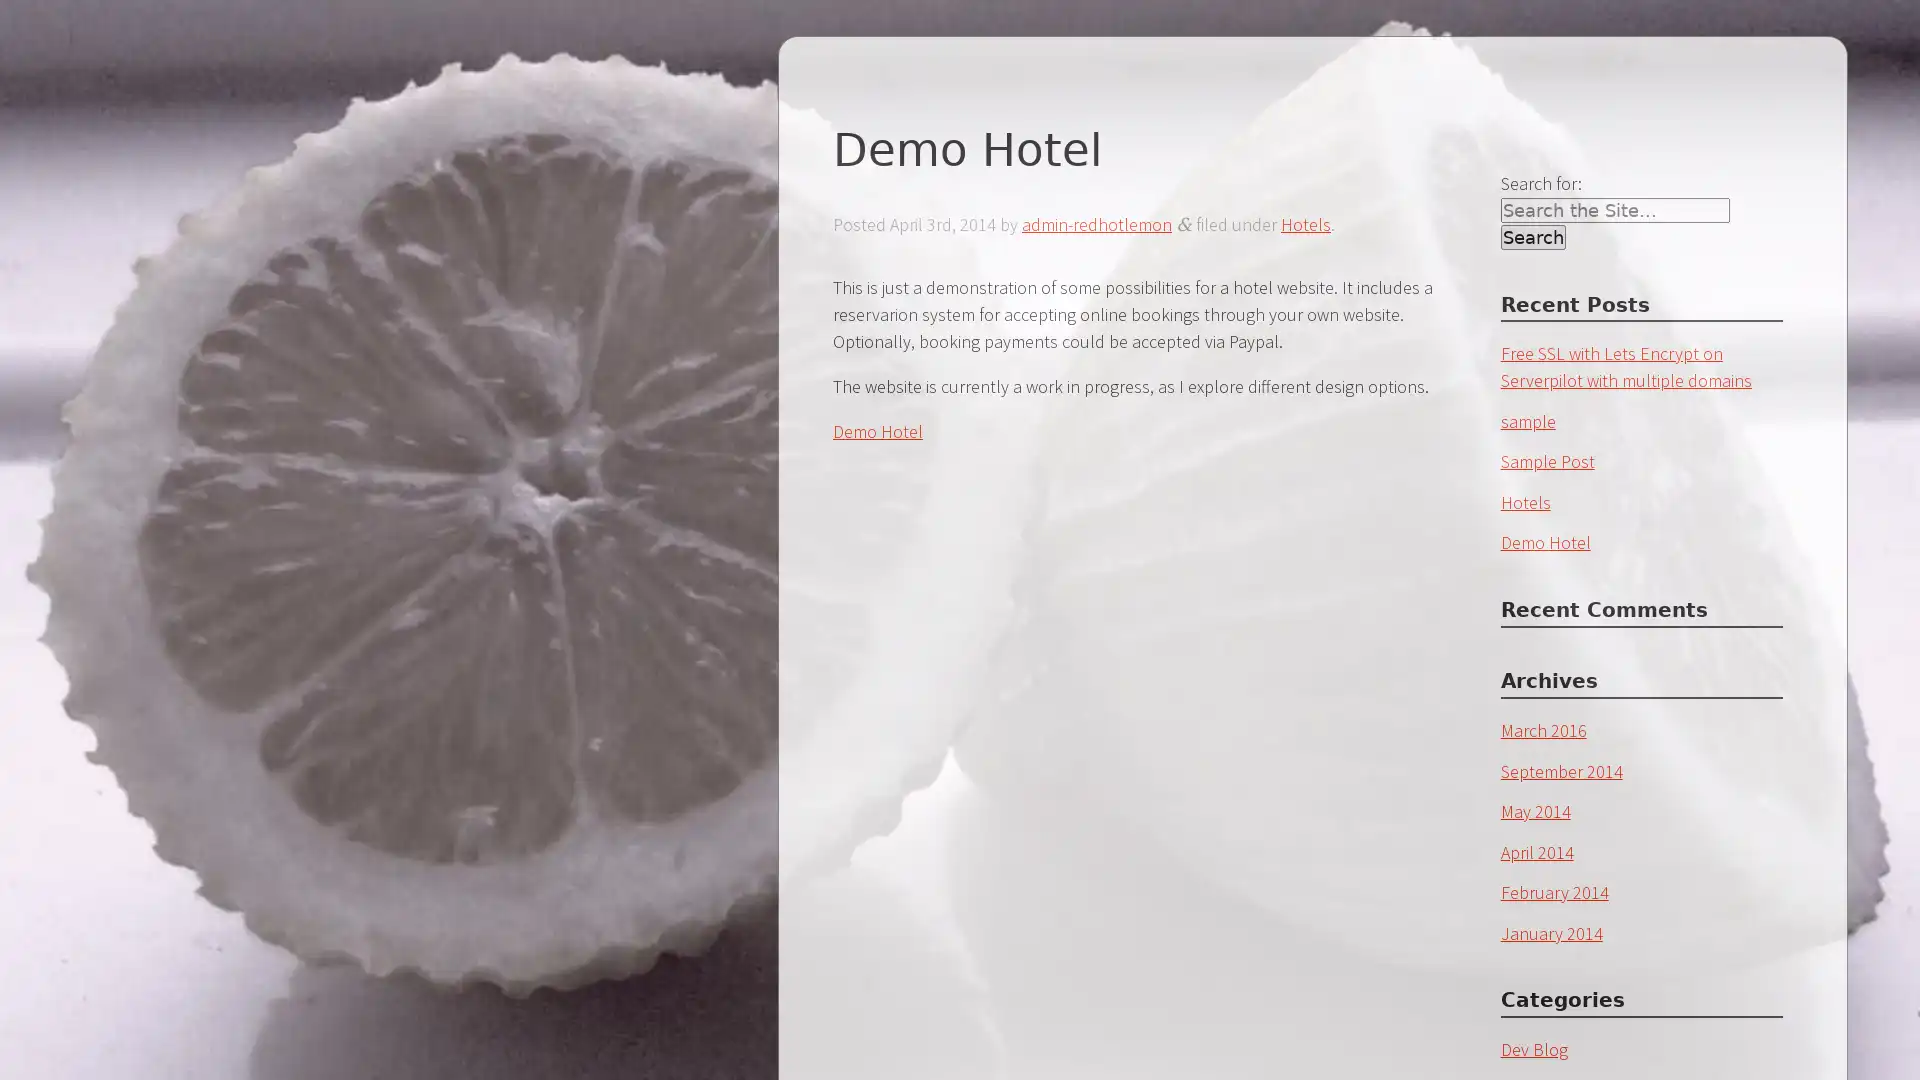 This screenshot has width=1920, height=1080. Describe the element at coordinates (1531, 236) in the screenshot. I see `Search` at that location.